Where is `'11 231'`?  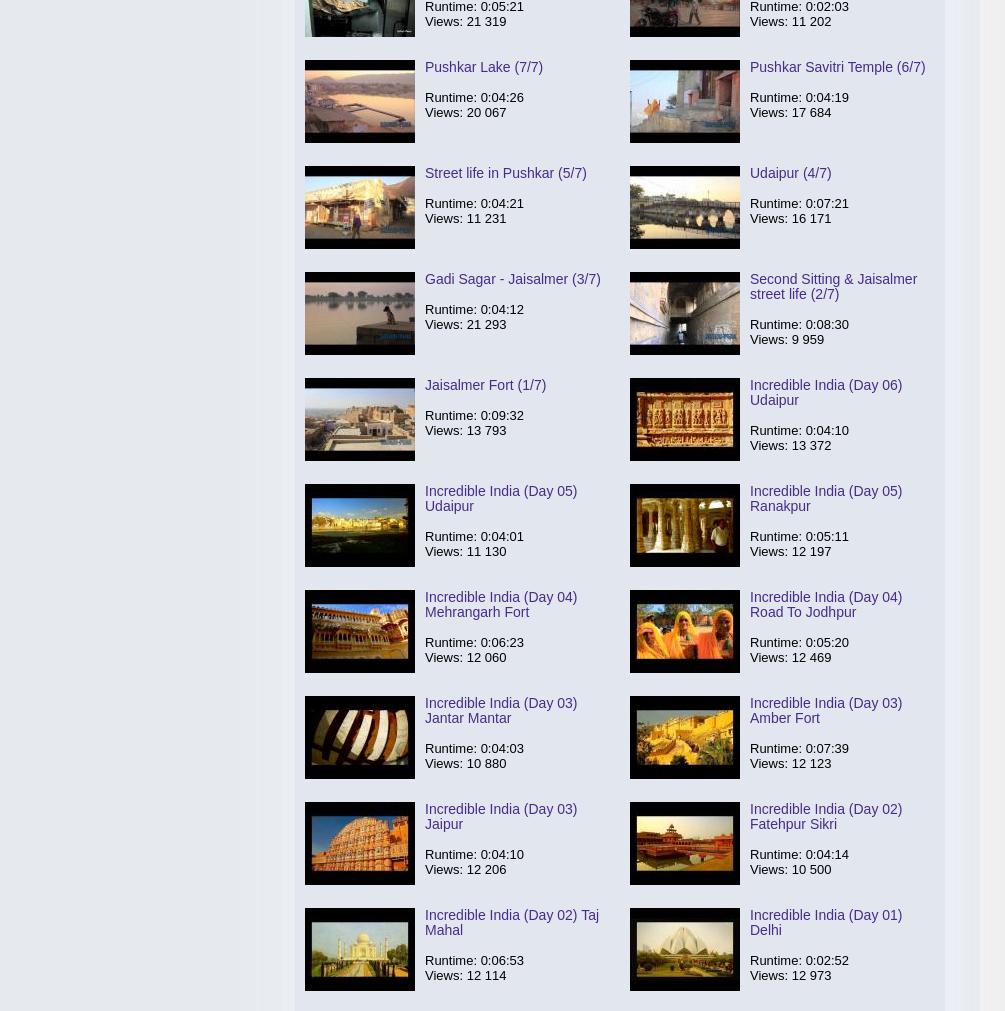
'11 231' is located at coordinates (486, 218).